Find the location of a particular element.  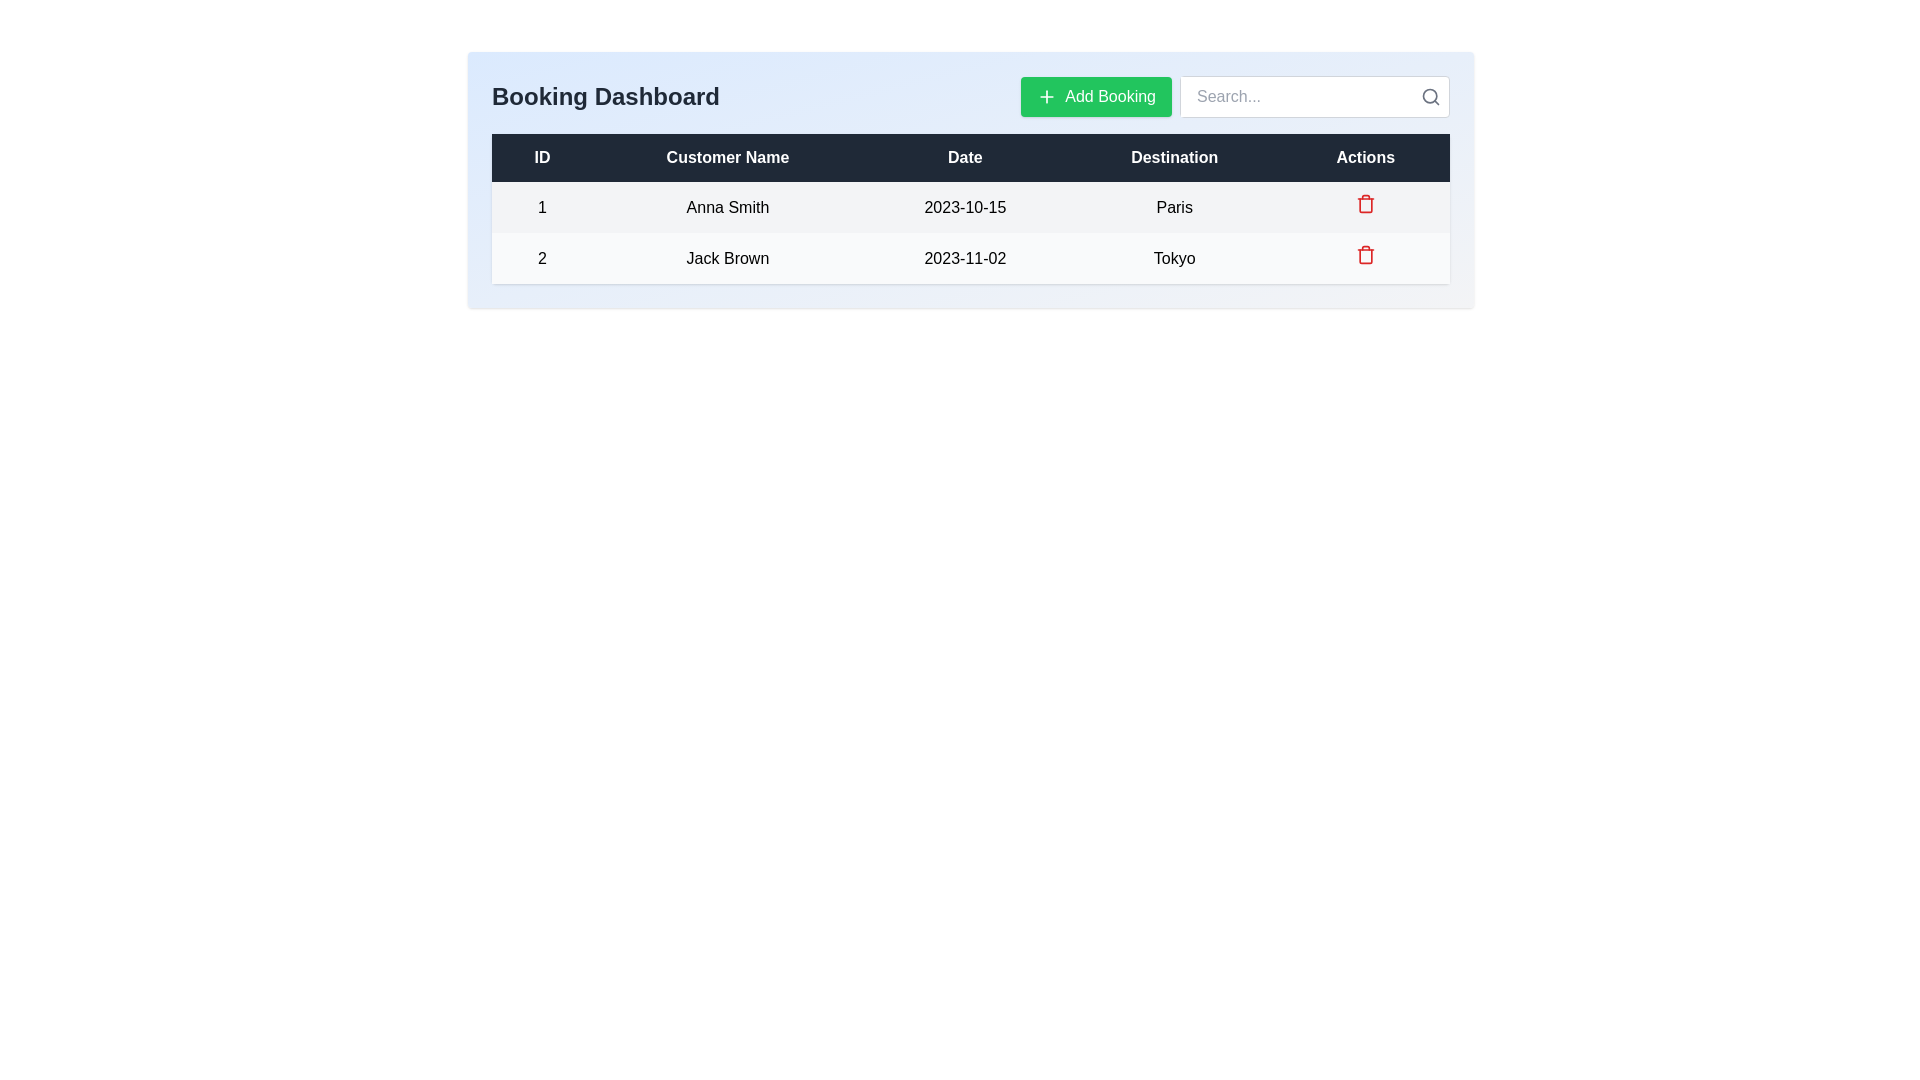

the trash bin icon button in the Actions column for the row corresponding to 'Anna Smith' is located at coordinates (1364, 207).